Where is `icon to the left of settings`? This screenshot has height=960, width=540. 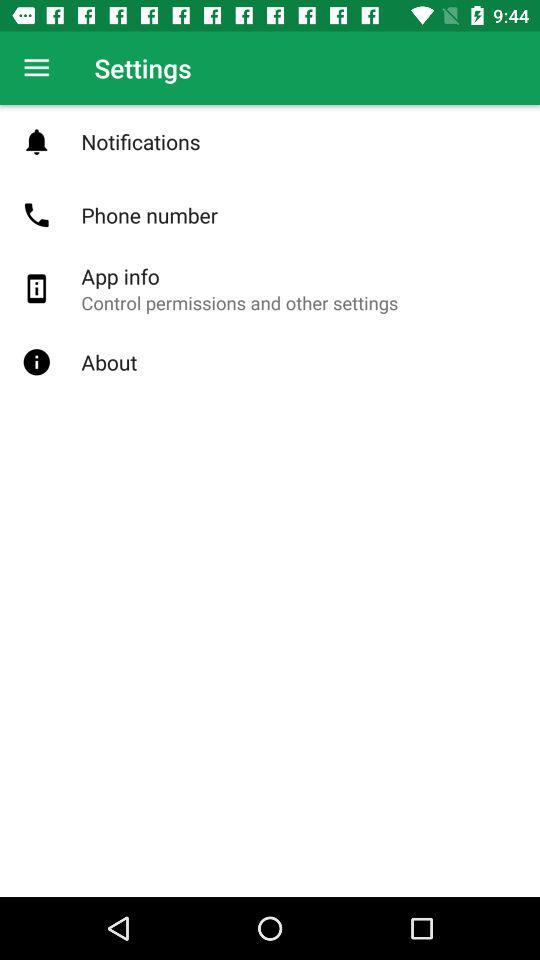 icon to the left of settings is located at coordinates (36, 68).